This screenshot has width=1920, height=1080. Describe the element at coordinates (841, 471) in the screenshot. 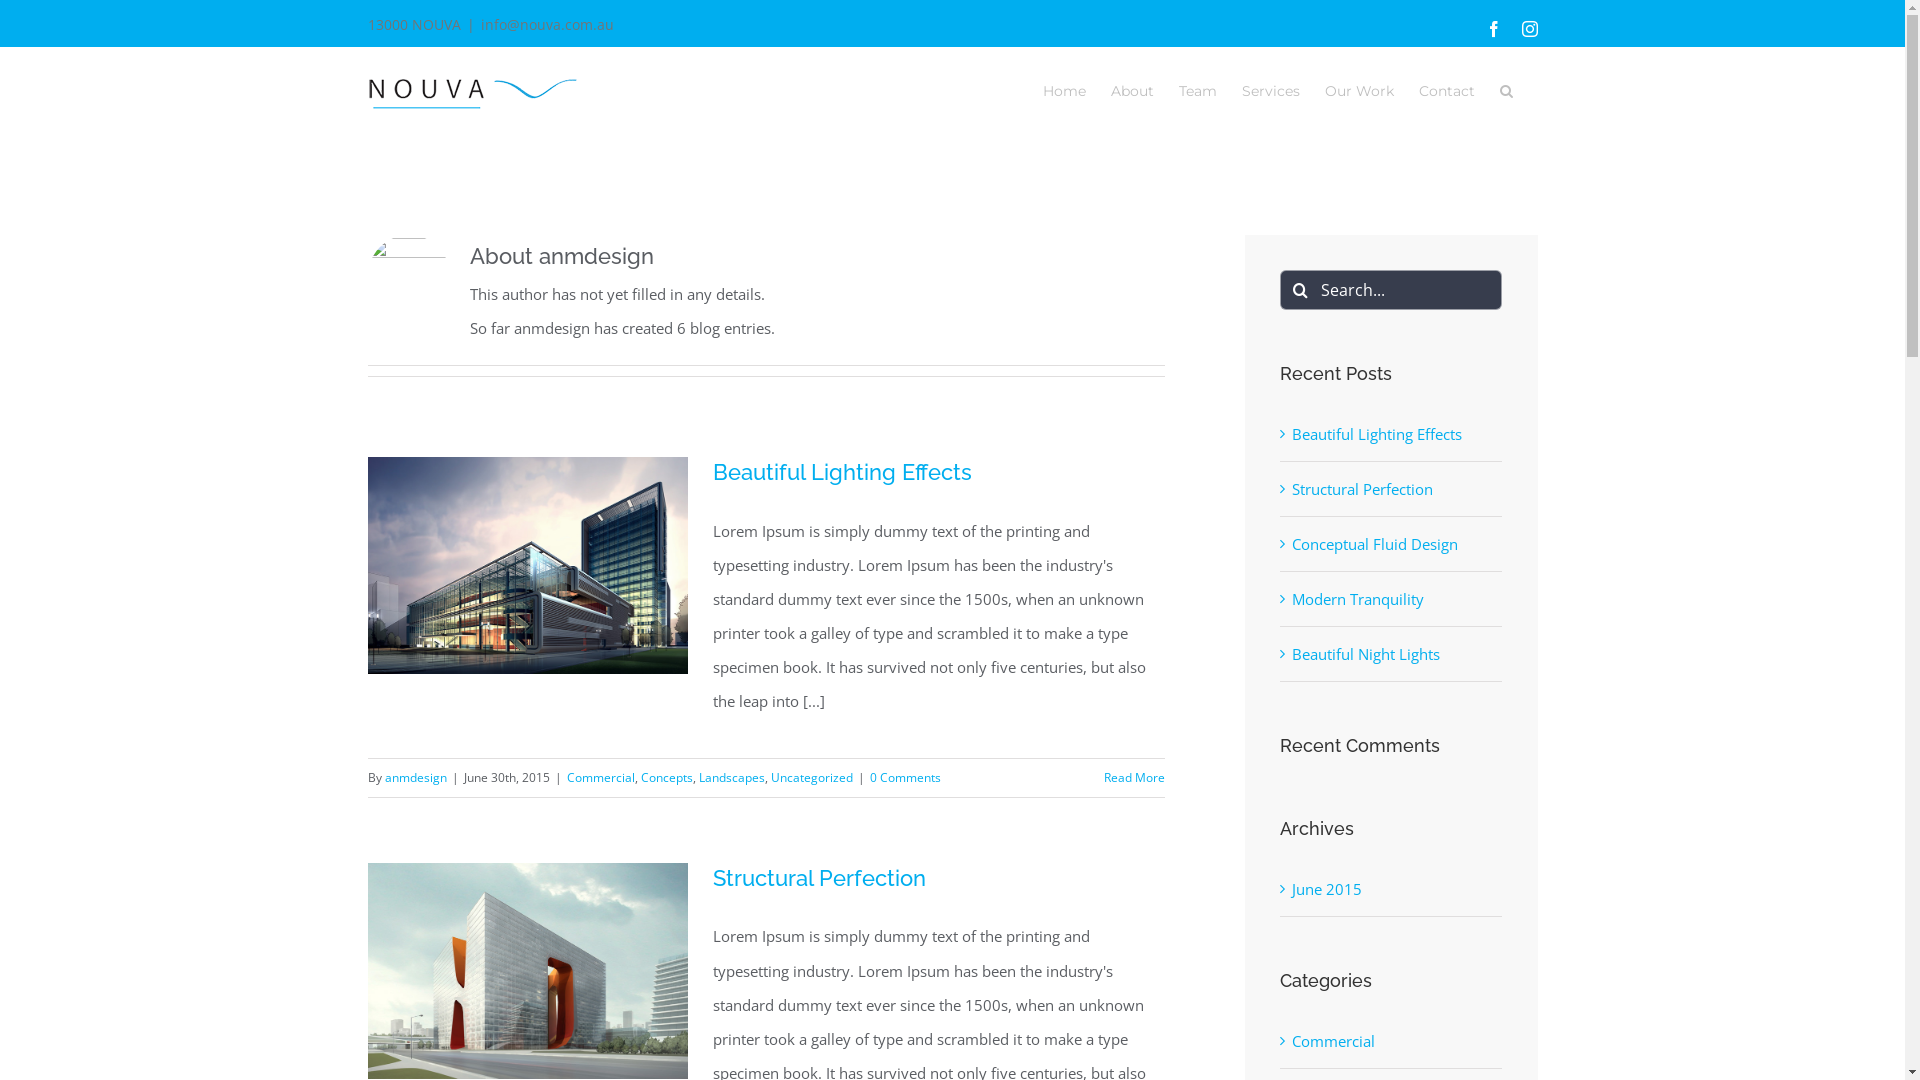

I see `'Beautiful Lighting Effects'` at that location.